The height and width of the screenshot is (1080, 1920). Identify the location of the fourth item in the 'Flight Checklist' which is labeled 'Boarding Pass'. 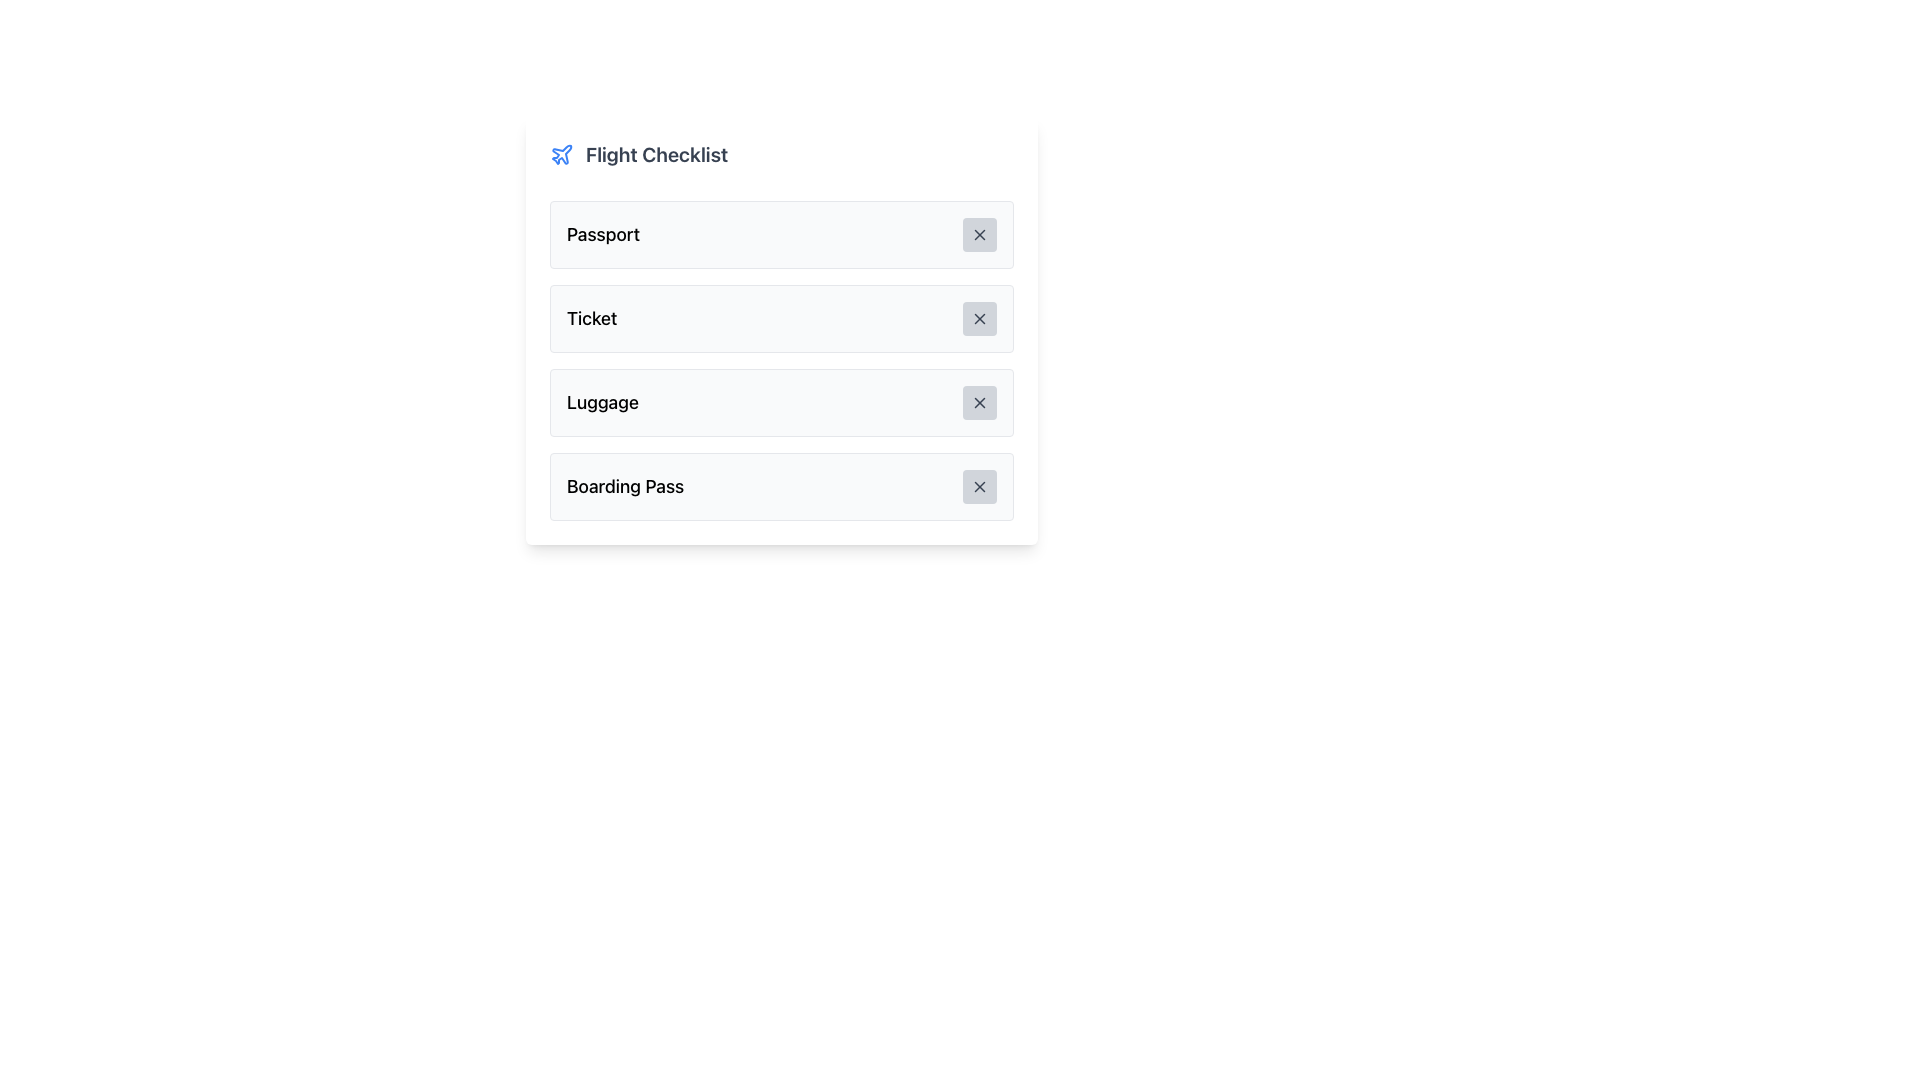
(781, 486).